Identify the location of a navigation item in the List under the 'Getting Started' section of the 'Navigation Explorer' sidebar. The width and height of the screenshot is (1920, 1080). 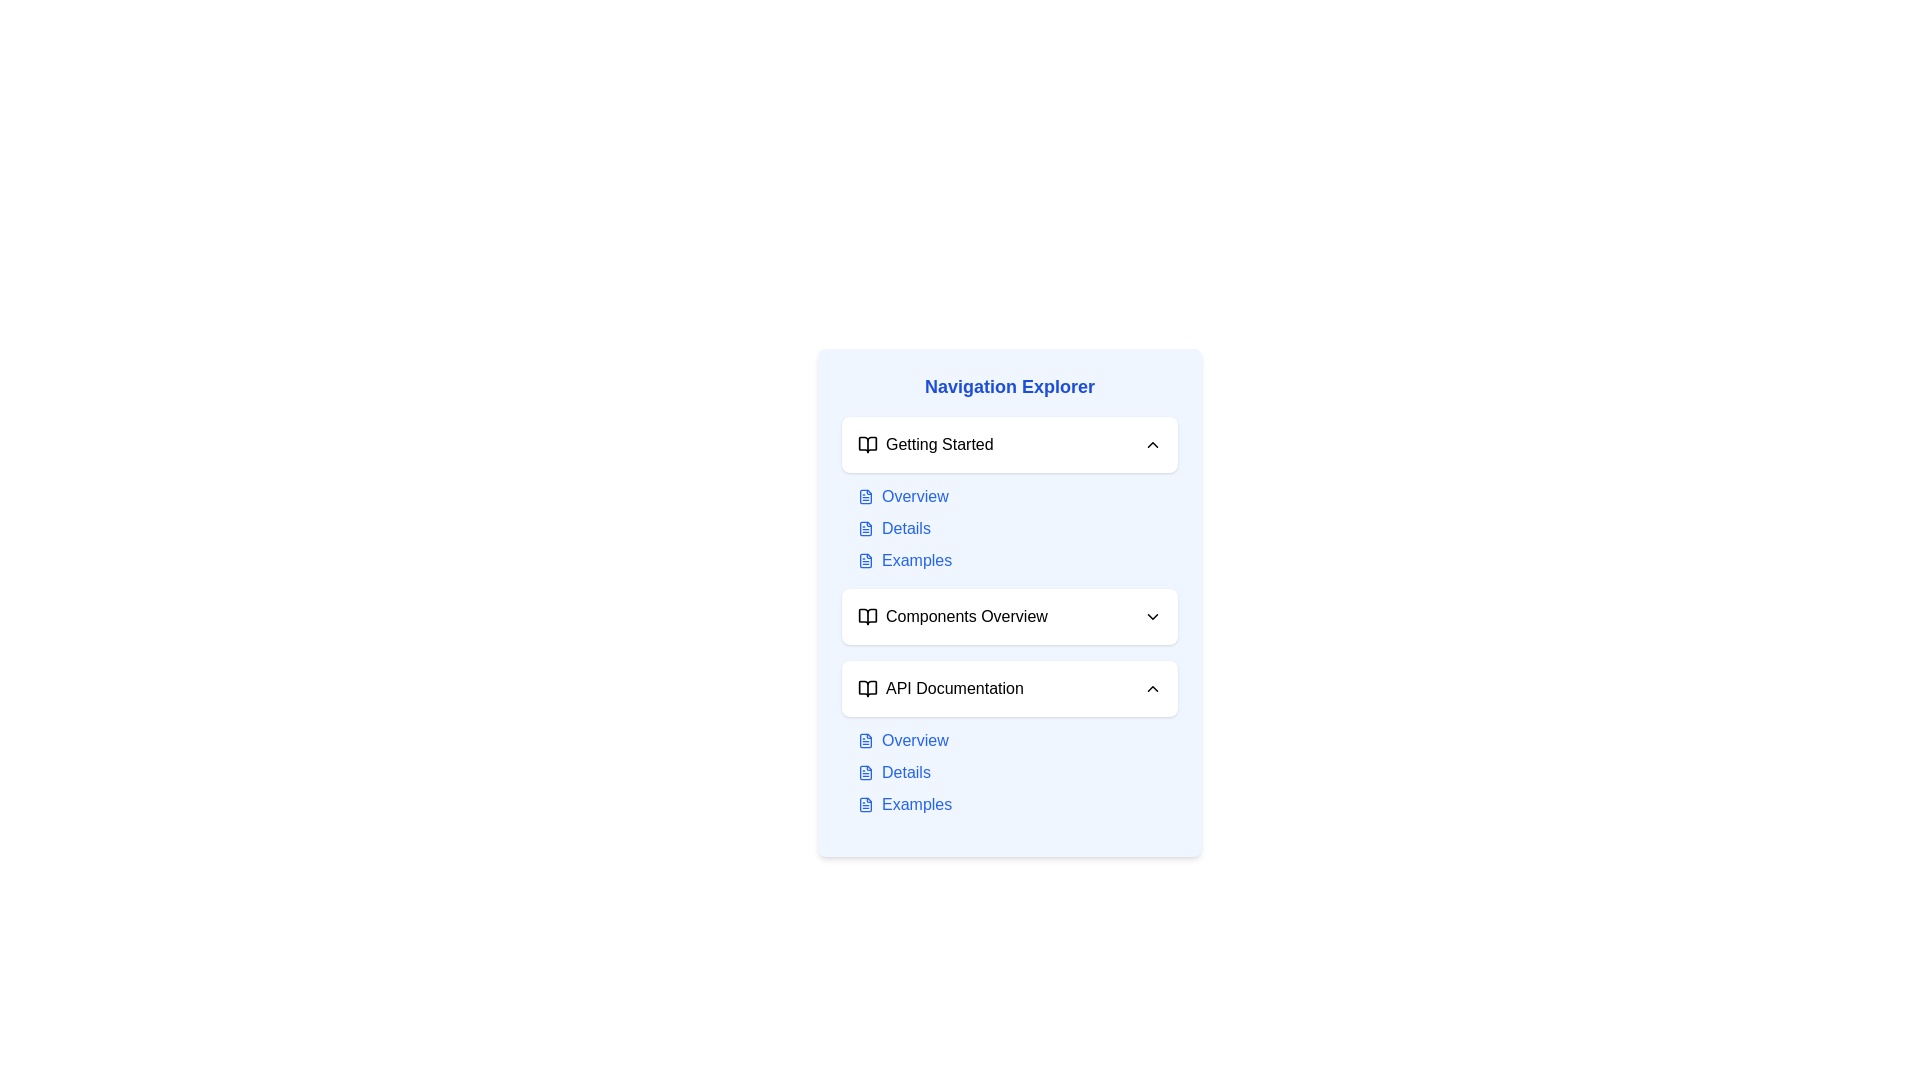
(1017, 527).